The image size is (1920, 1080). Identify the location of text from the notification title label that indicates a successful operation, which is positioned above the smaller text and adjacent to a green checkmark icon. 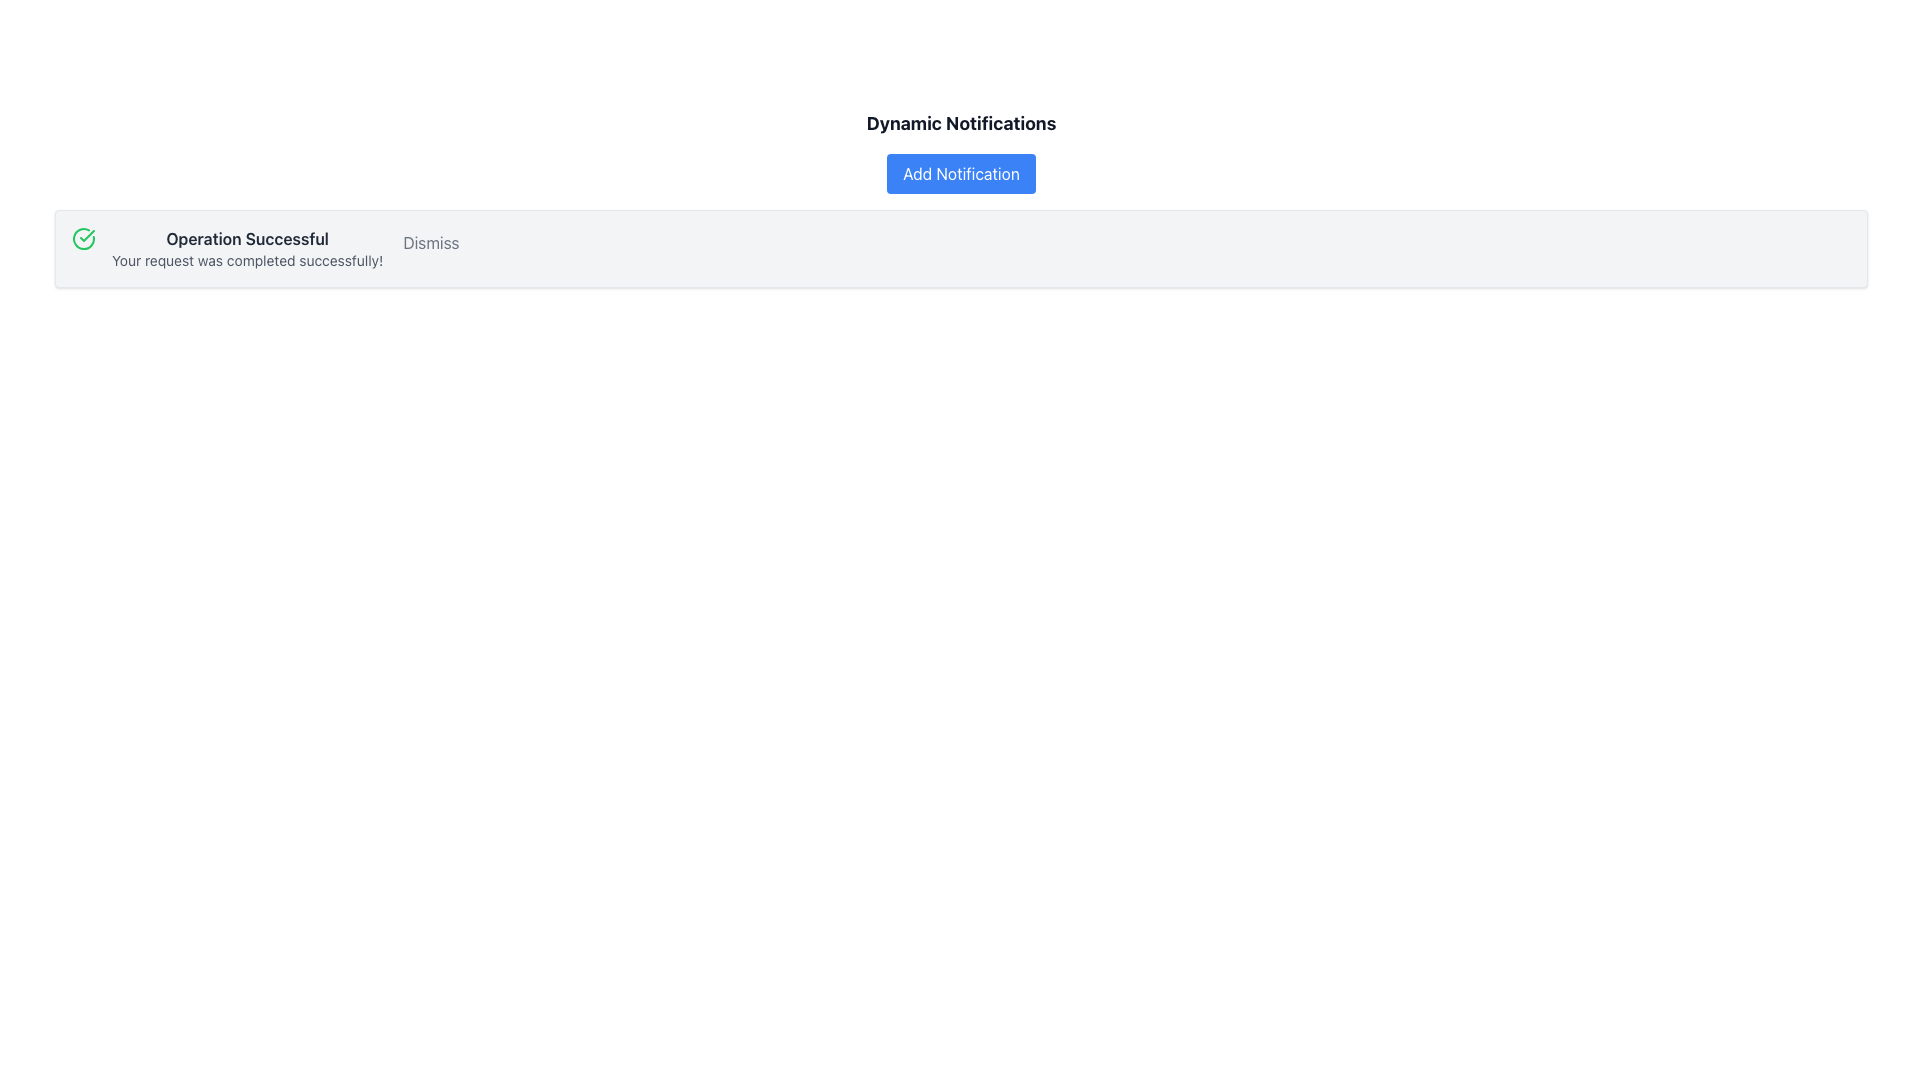
(246, 238).